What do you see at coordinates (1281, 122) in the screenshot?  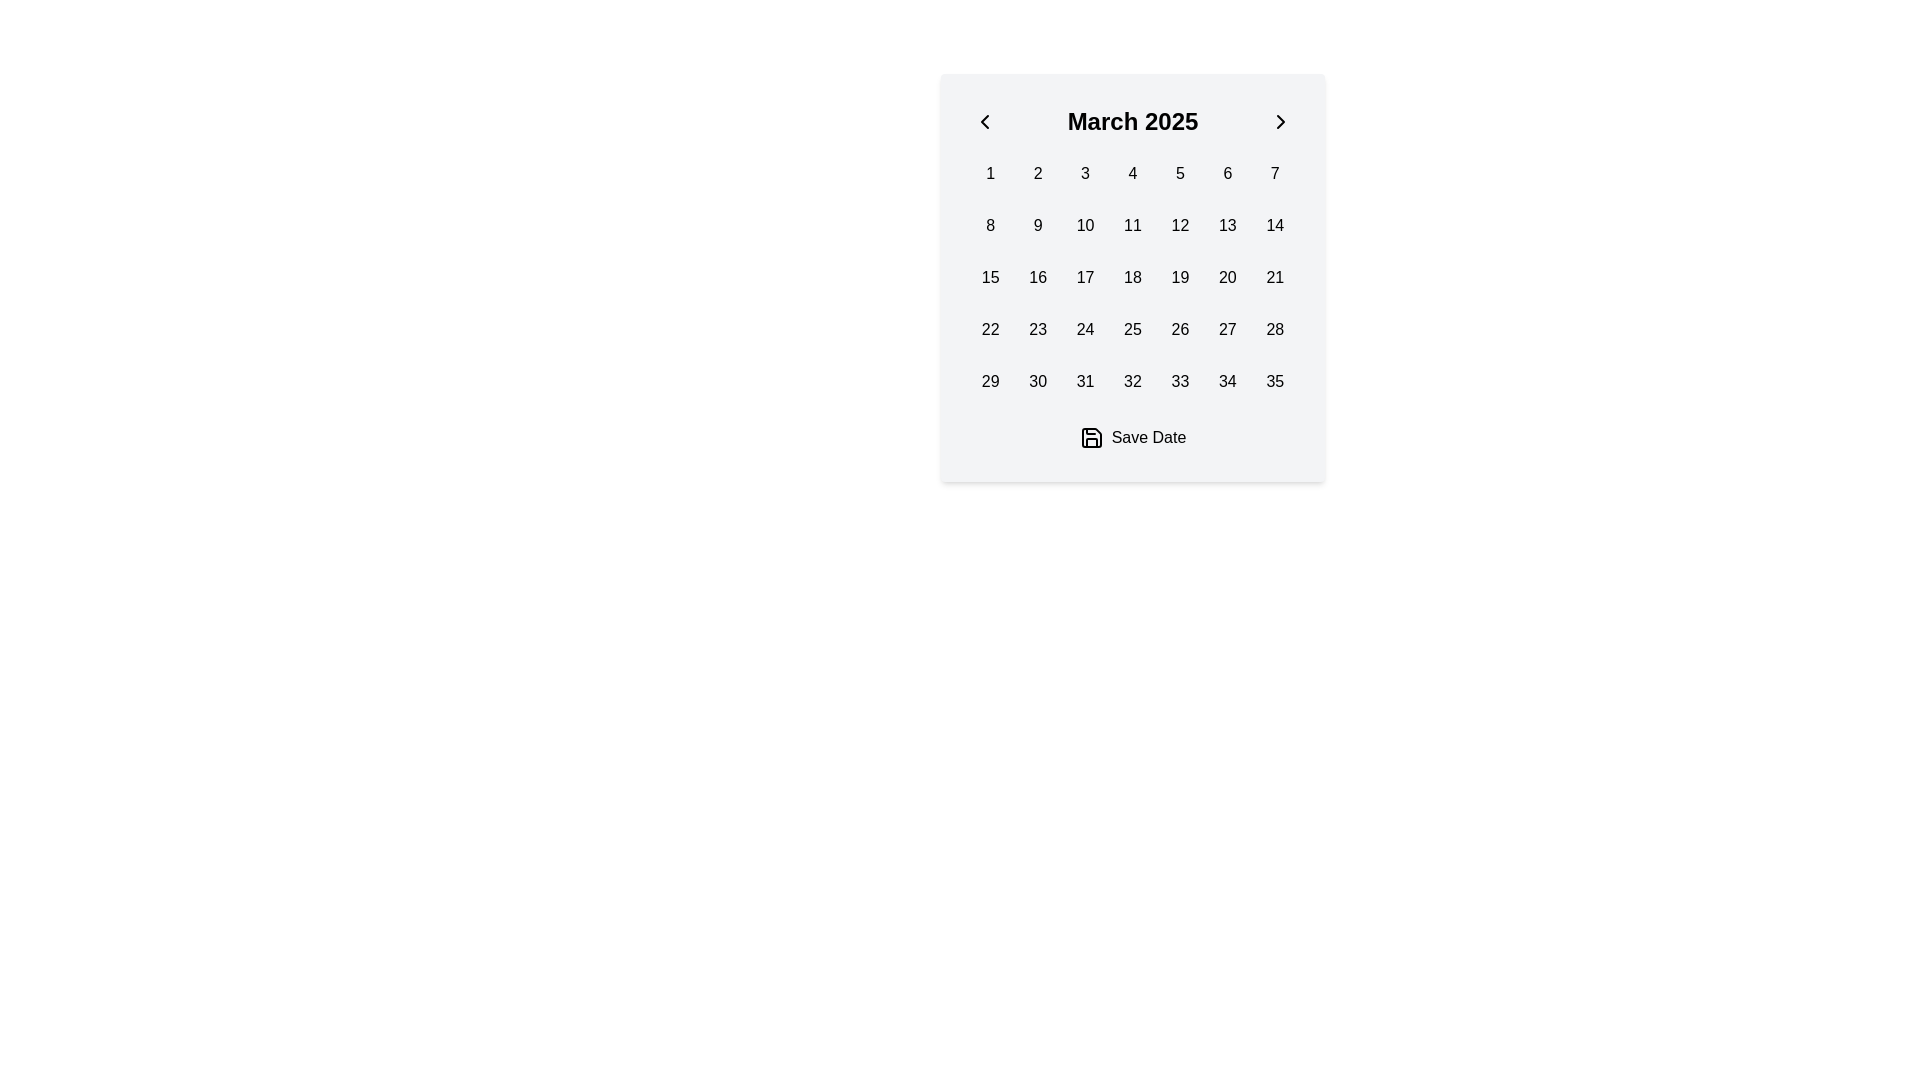 I see `the button that navigates to the next month in the calendar interface, located at the right end of the row adjacent to 'March 2025'` at bounding box center [1281, 122].